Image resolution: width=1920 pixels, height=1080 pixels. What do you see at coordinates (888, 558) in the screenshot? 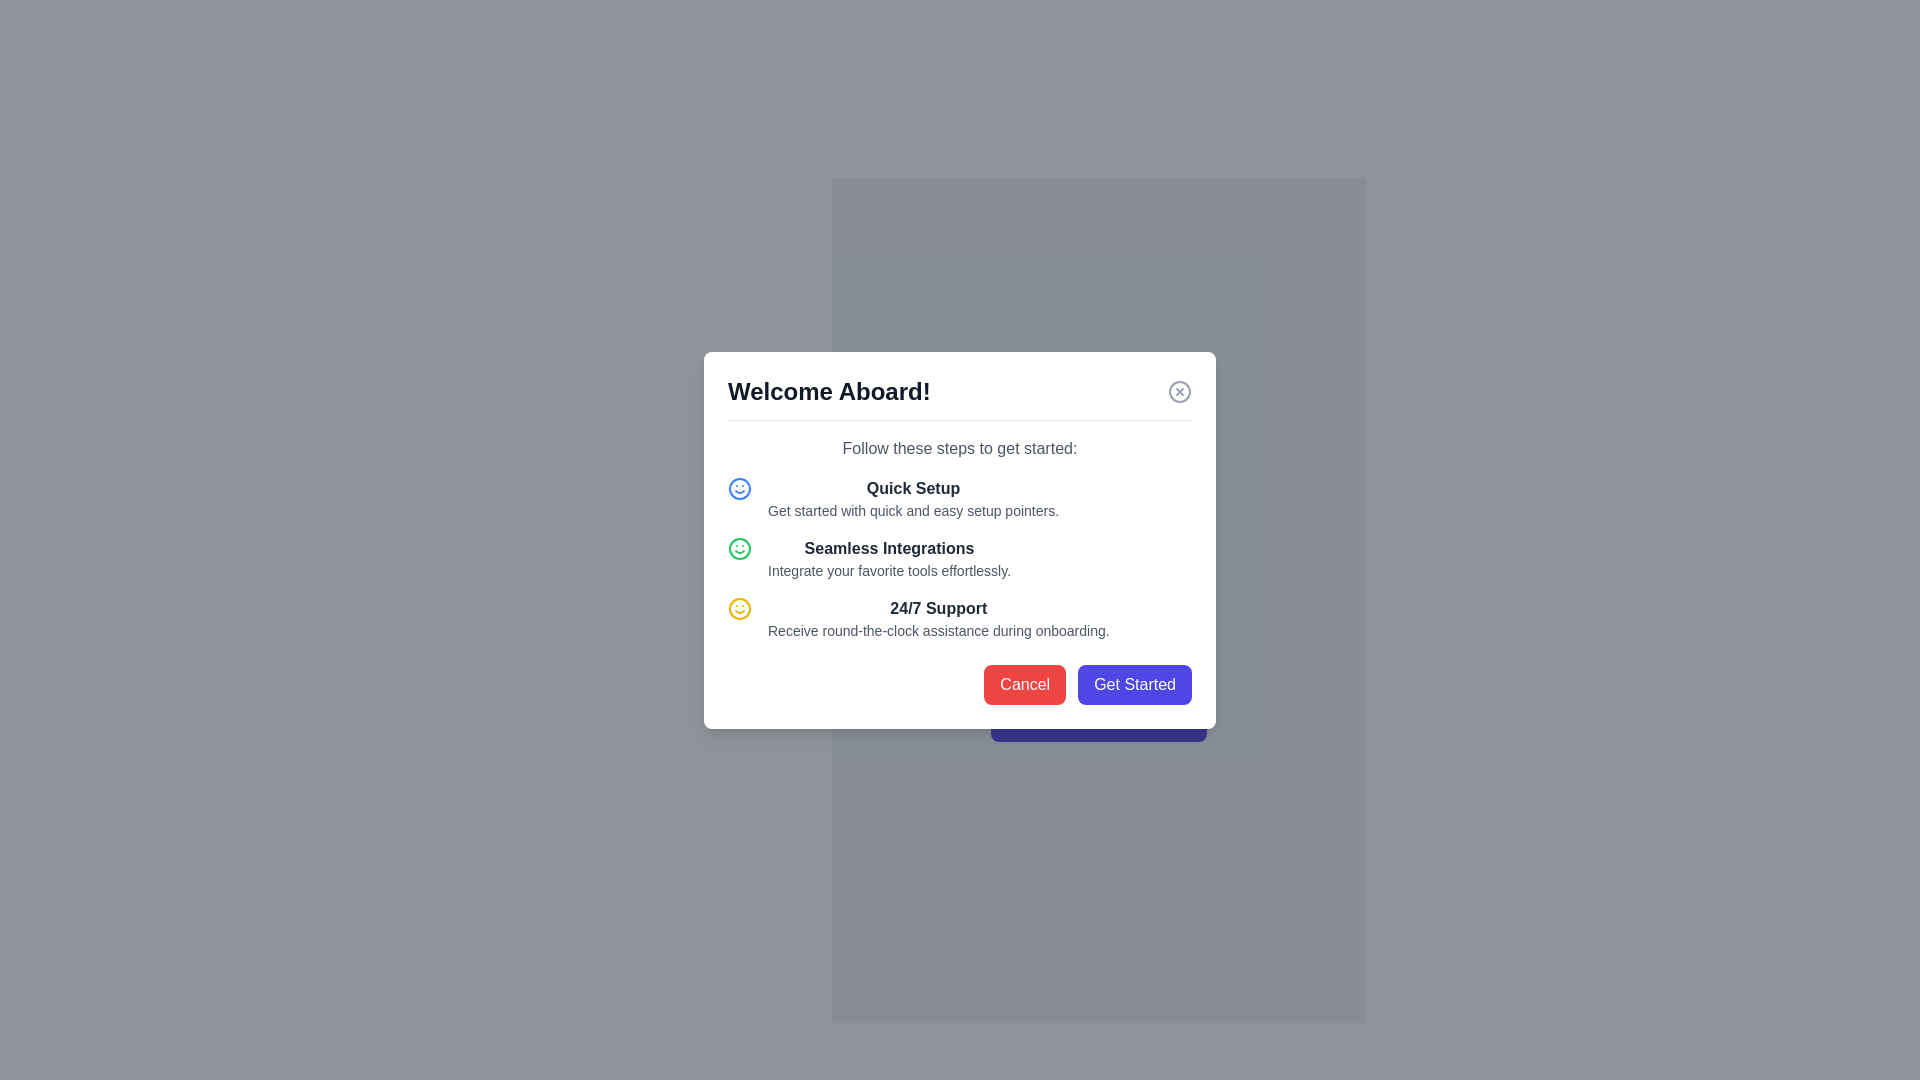
I see `the UI text block that describes 'seamless integrations' within the onboarding modal` at bounding box center [888, 558].